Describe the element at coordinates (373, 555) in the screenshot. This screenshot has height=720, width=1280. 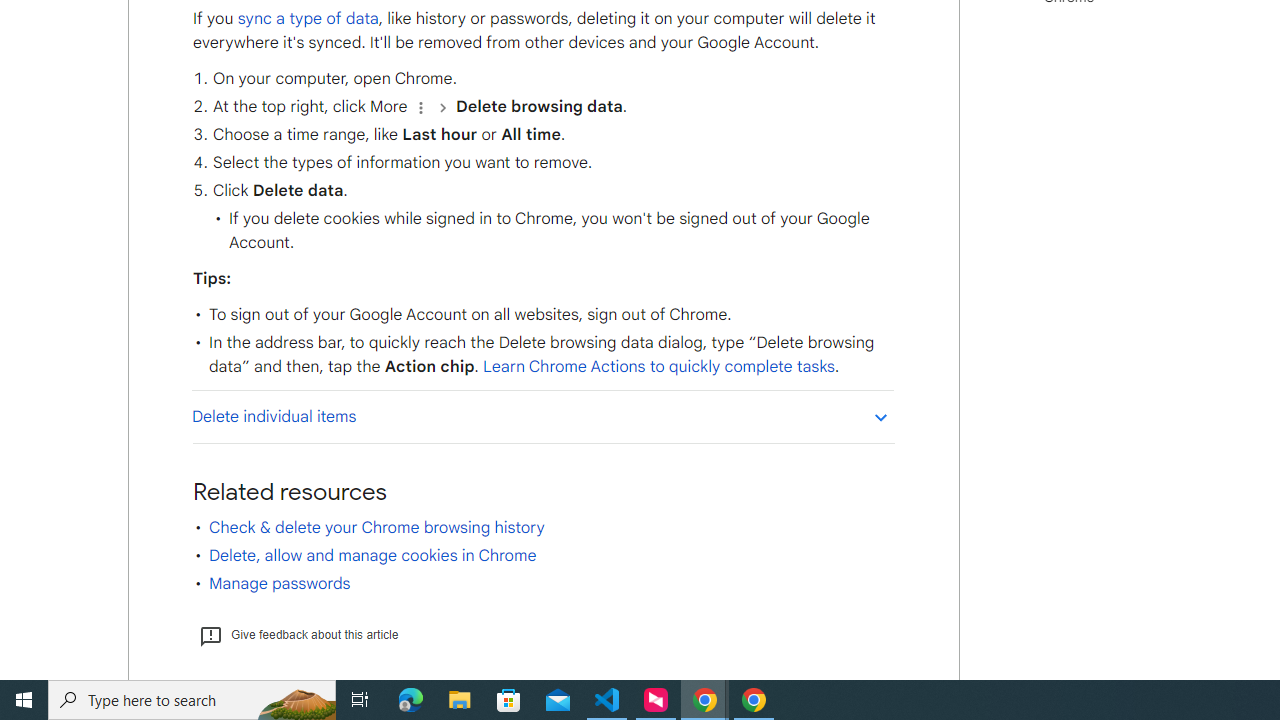
I see `'Delete, allow and manage cookies in Chrome'` at that location.